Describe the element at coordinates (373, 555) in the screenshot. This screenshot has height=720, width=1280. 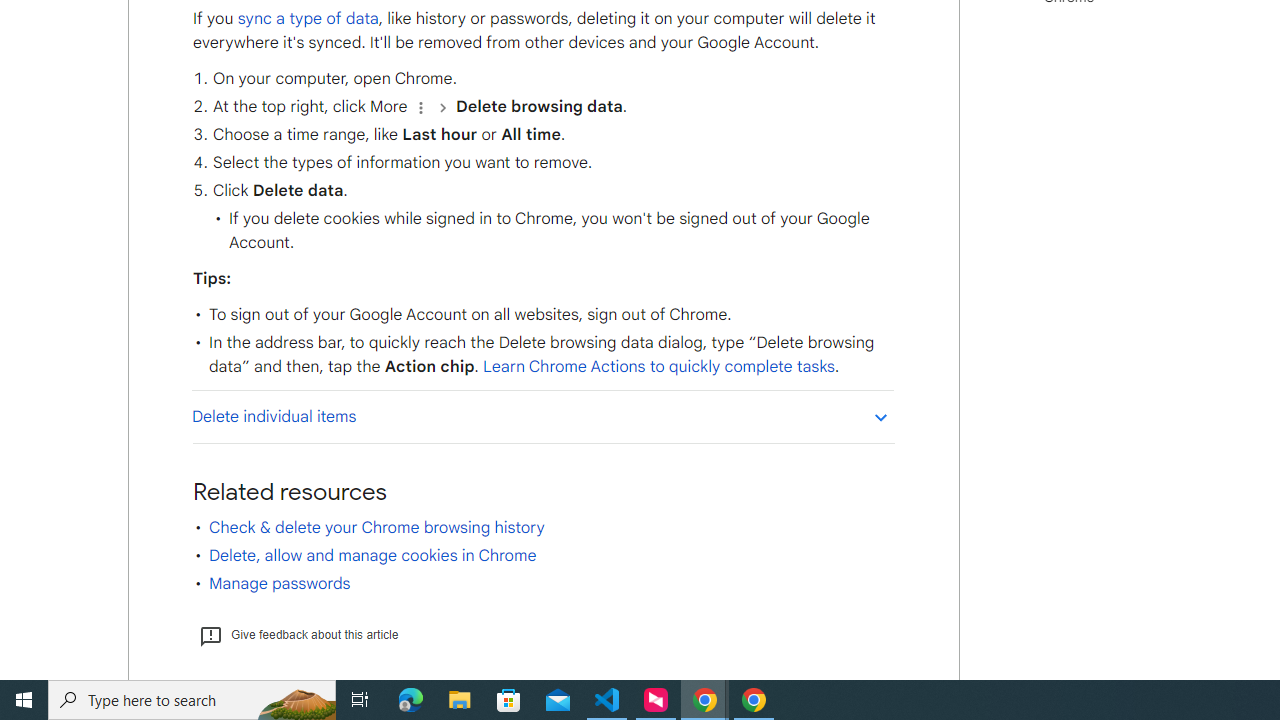
I see `'Delete, allow and manage cookies in Chrome'` at that location.